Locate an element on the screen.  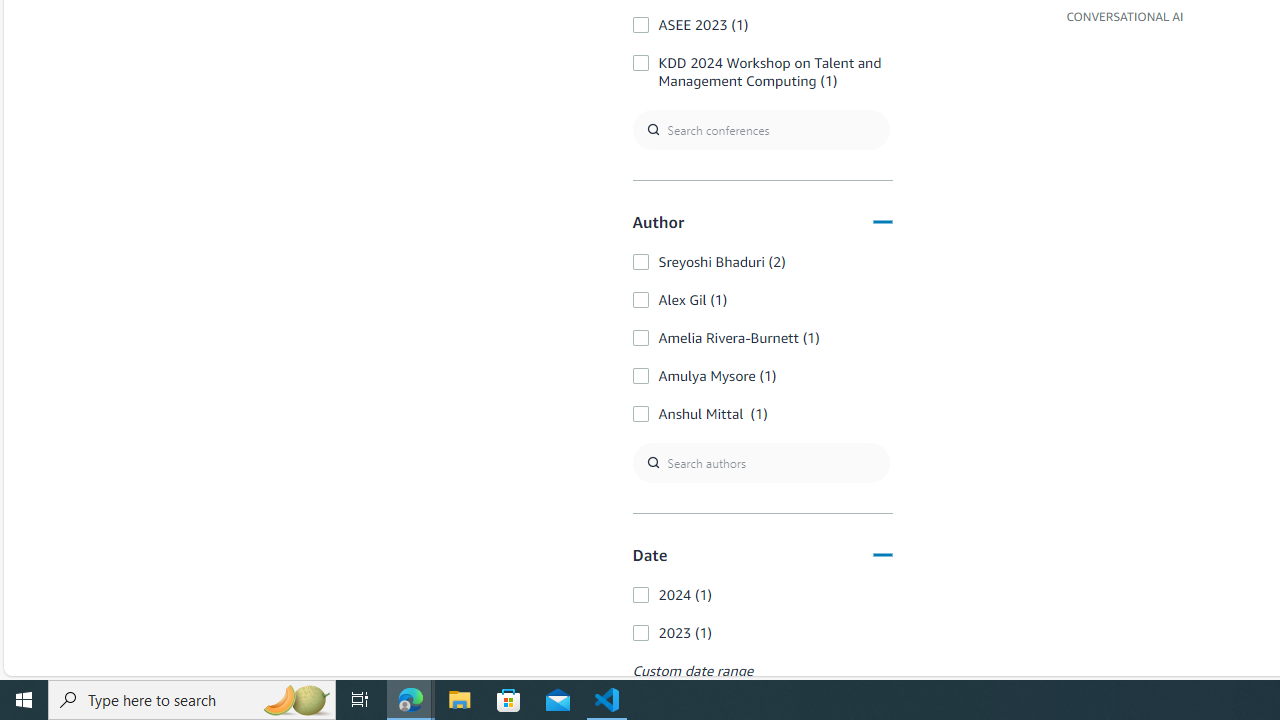
'Search authors' is located at coordinates (759, 463).